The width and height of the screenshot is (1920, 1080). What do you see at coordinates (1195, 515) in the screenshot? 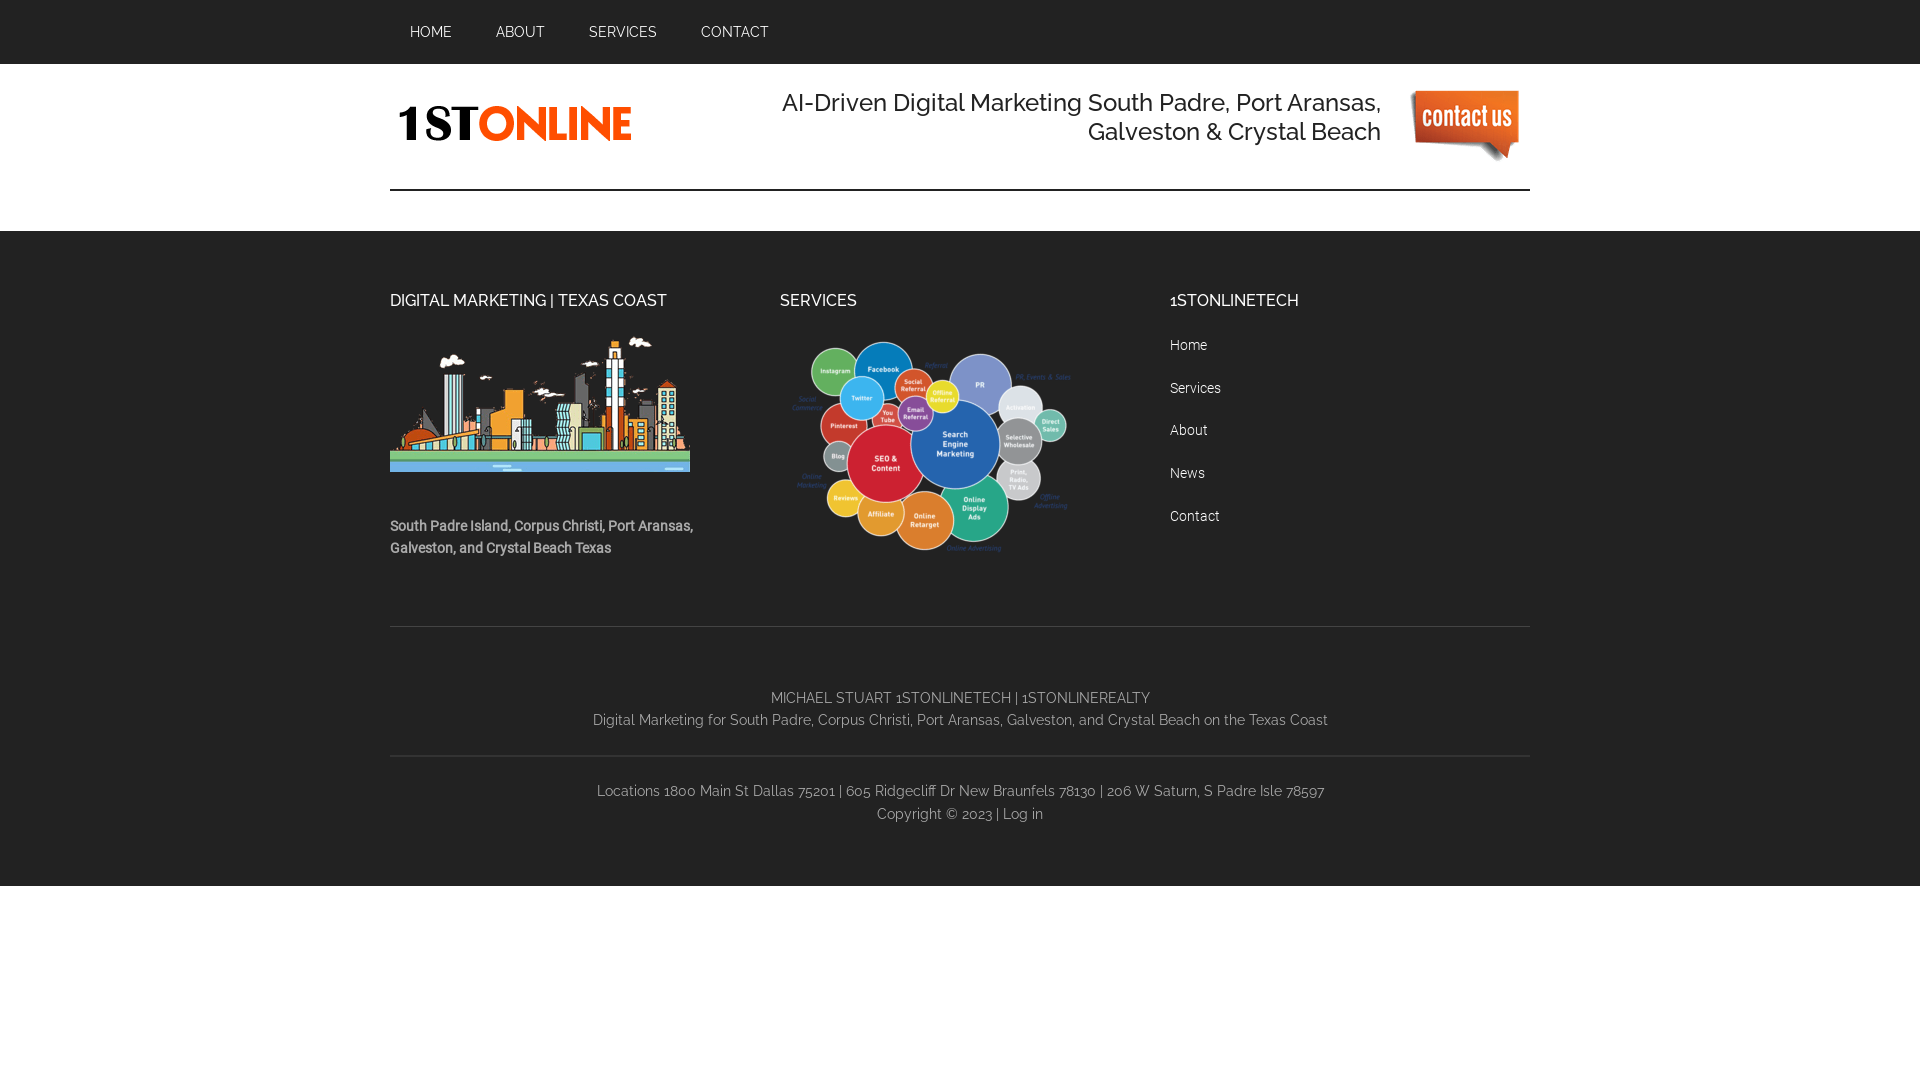
I see `'Contact'` at bounding box center [1195, 515].